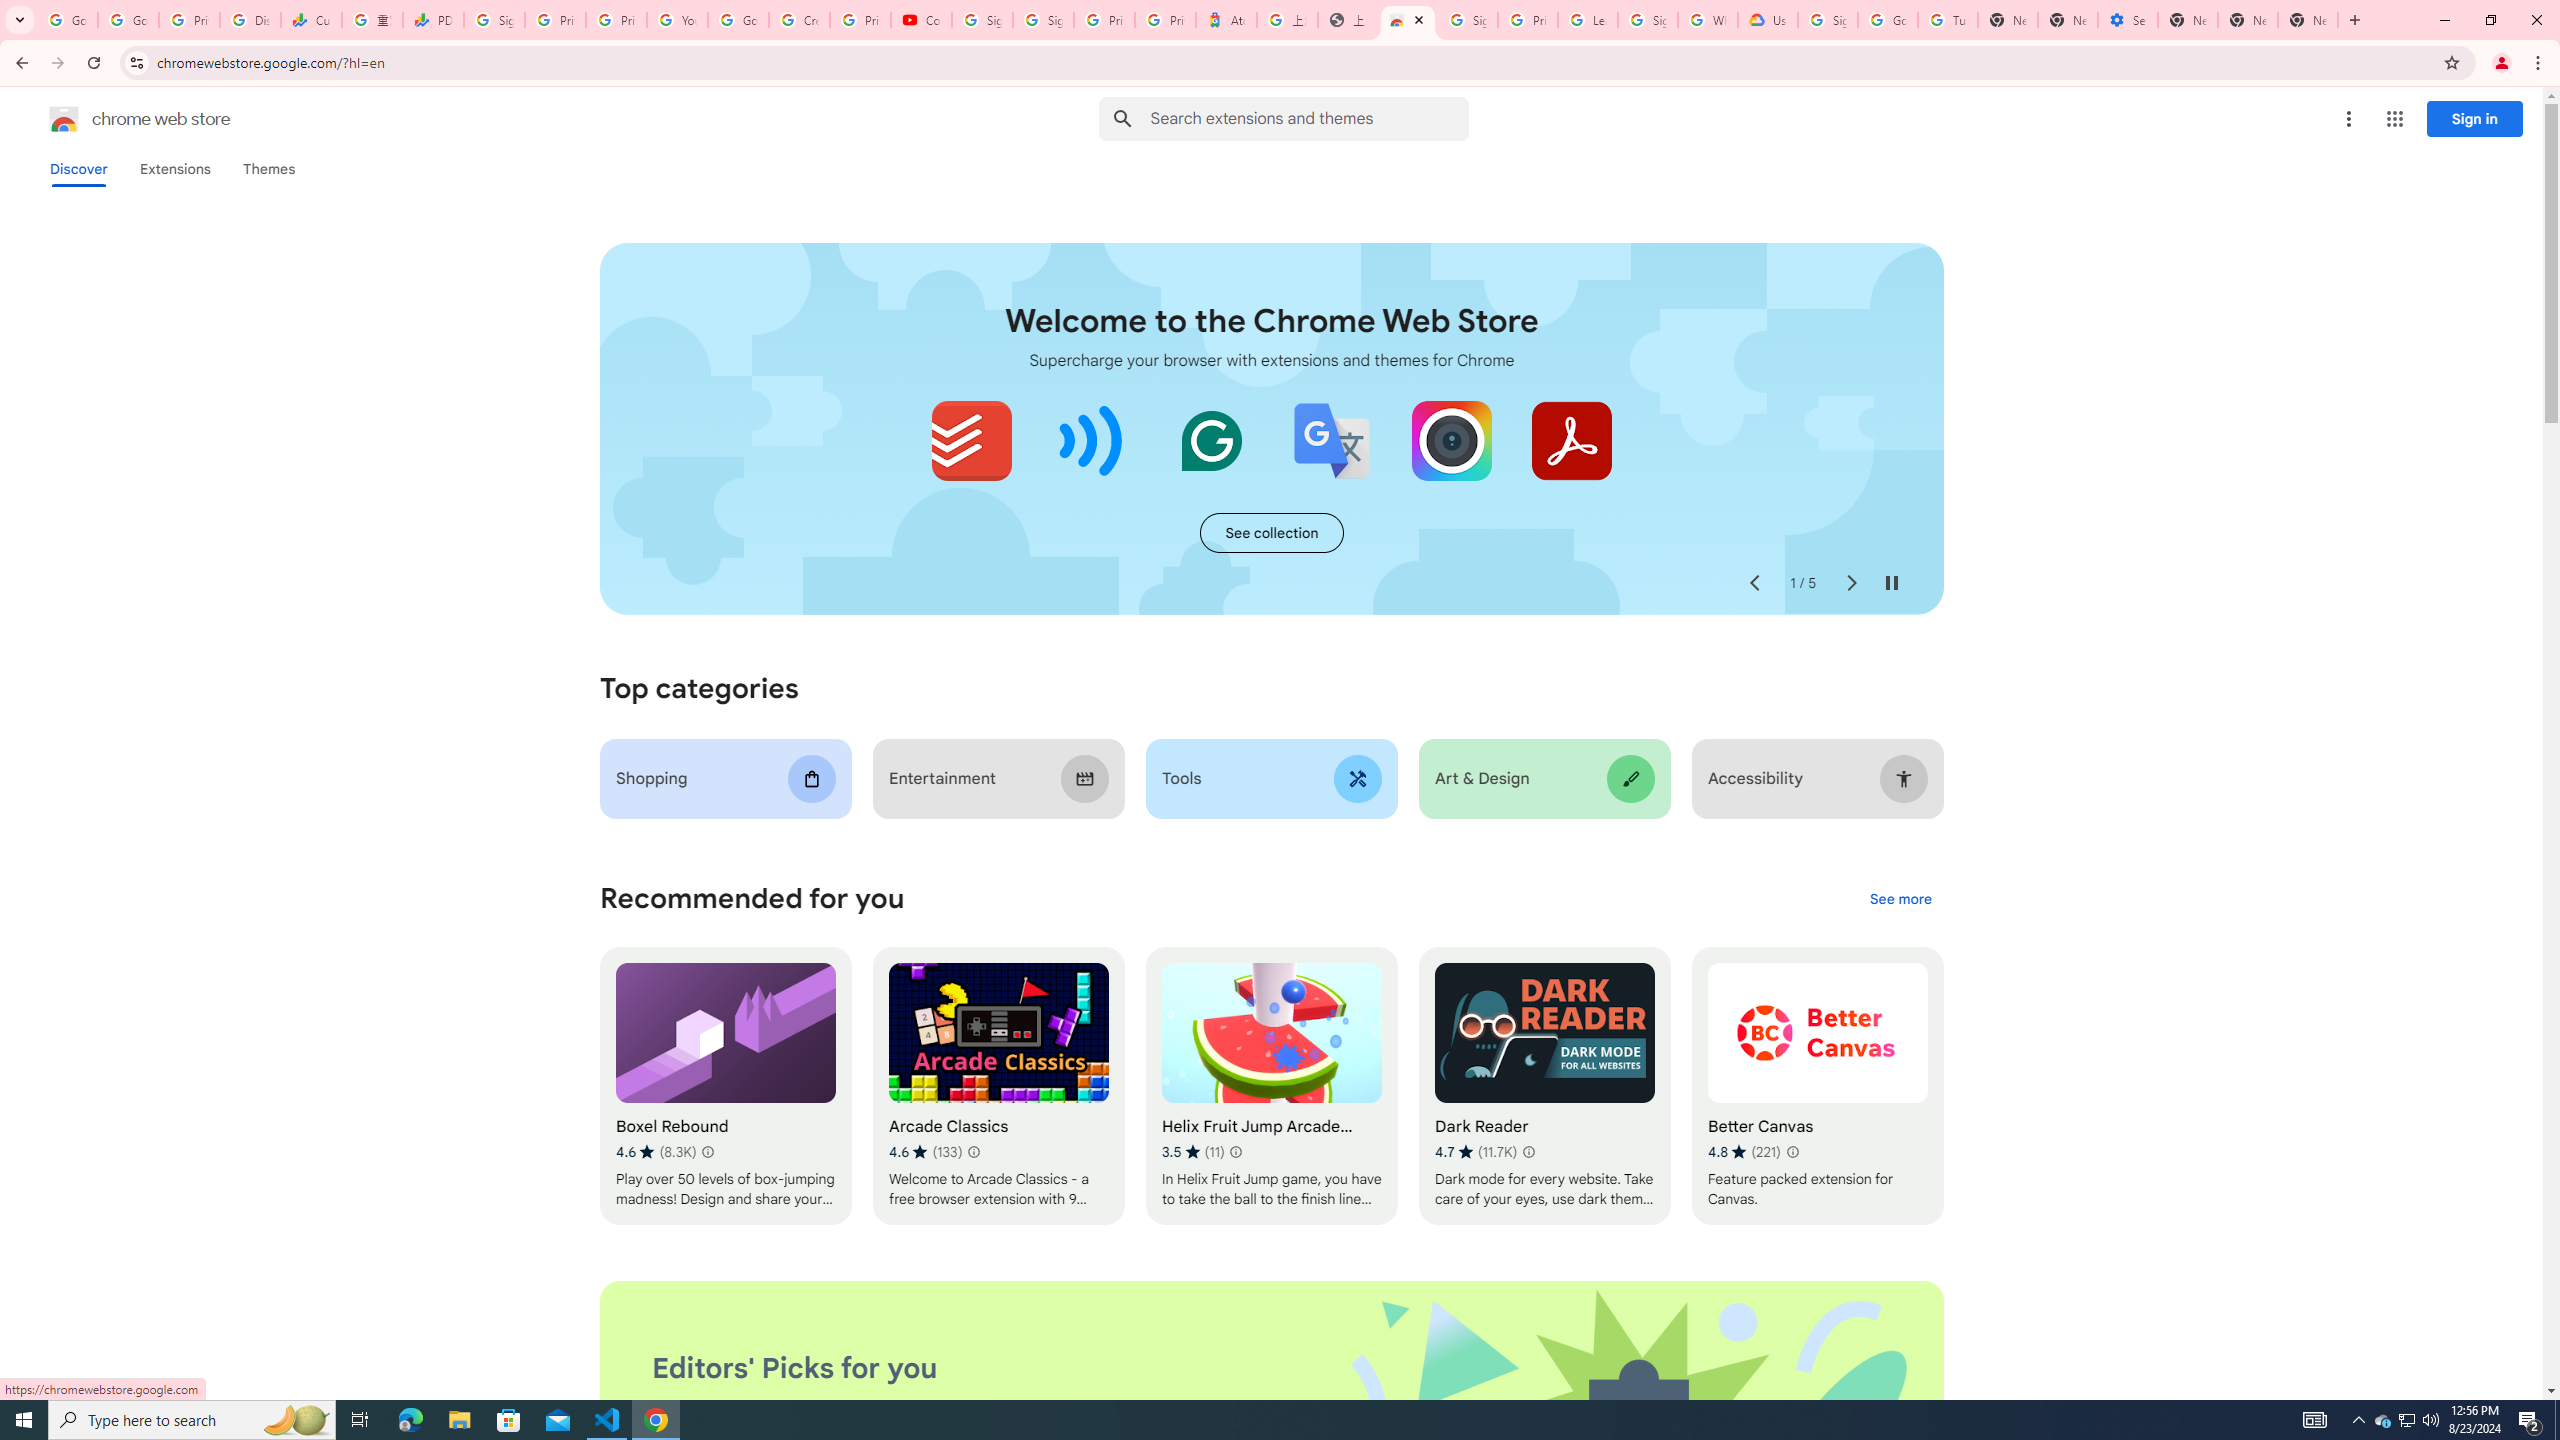 This screenshot has width=2560, height=1440. Describe the element at coordinates (1891, 582) in the screenshot. I see `'Pause auto-play'` at that location.